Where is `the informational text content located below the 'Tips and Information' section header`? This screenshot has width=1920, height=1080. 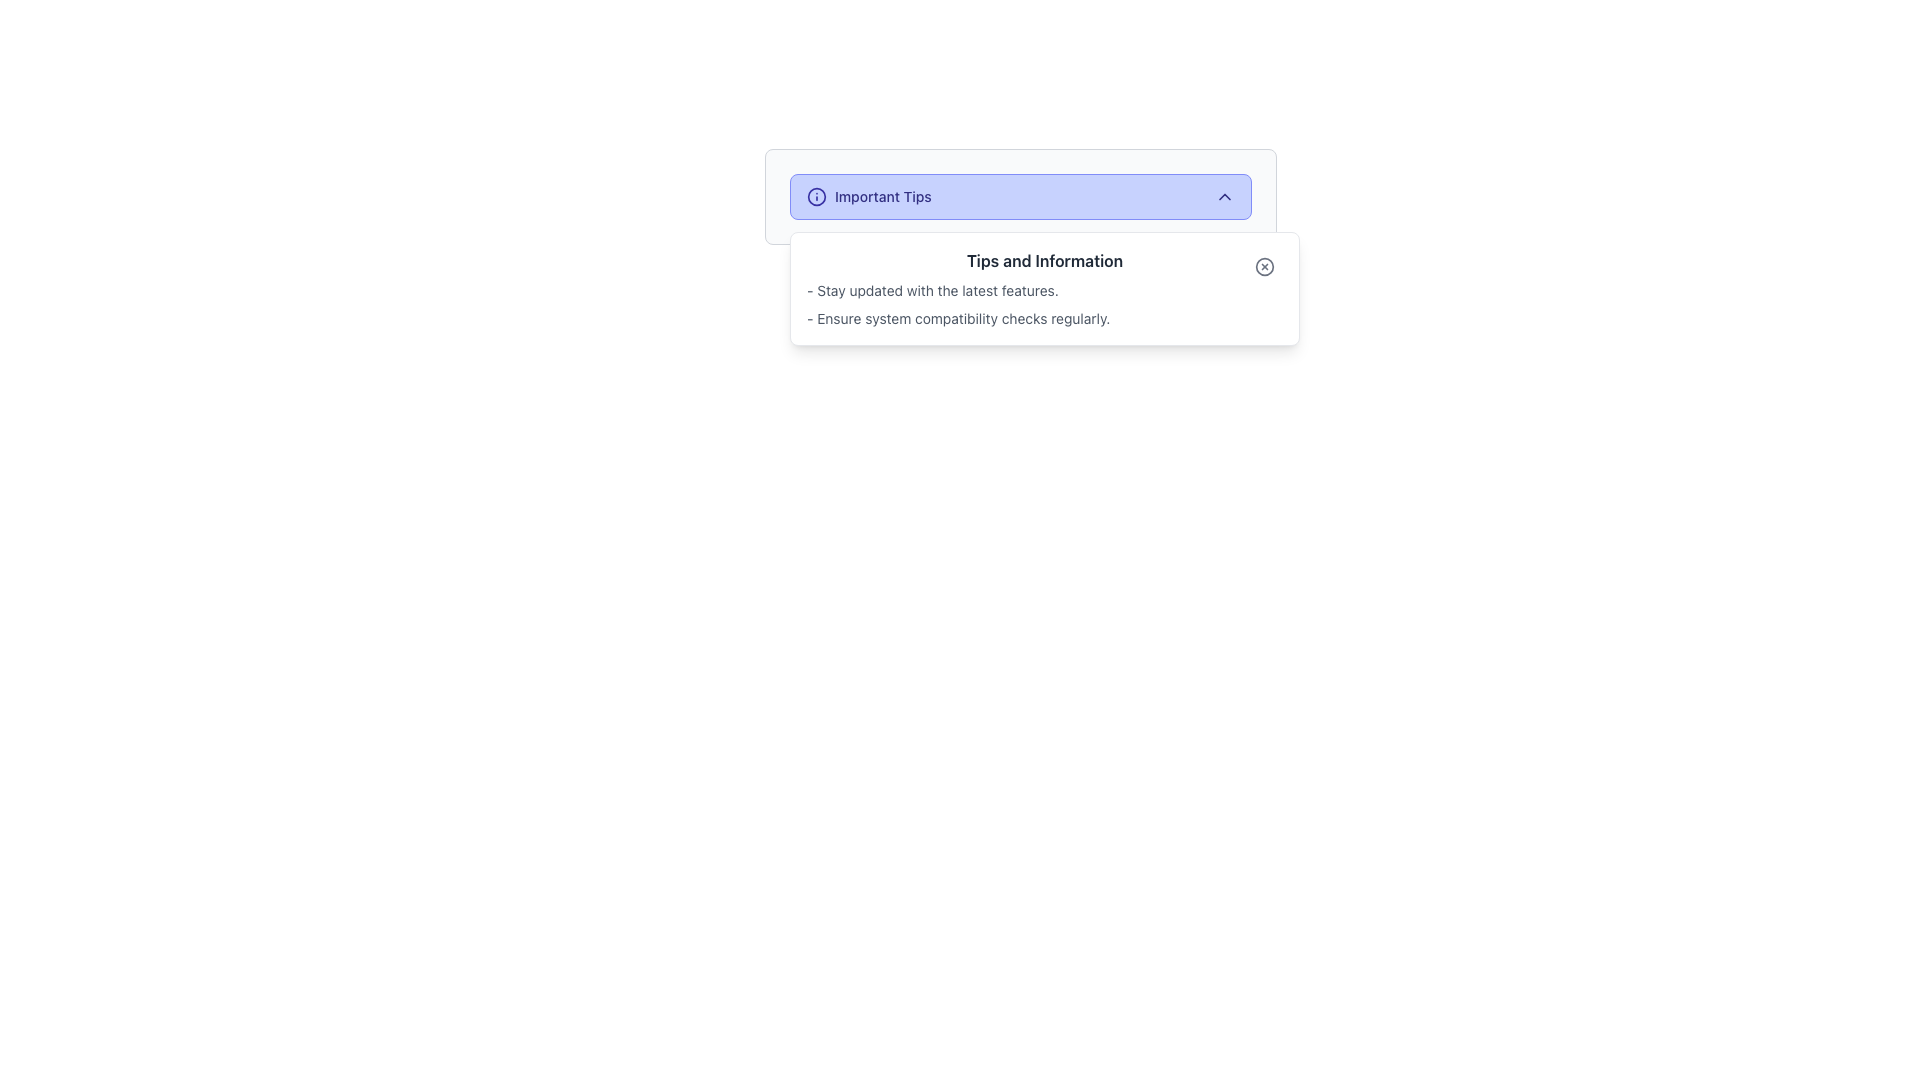
the informational text content located below the 'Tips and Information' section header is located at coordinates (1044, 304).